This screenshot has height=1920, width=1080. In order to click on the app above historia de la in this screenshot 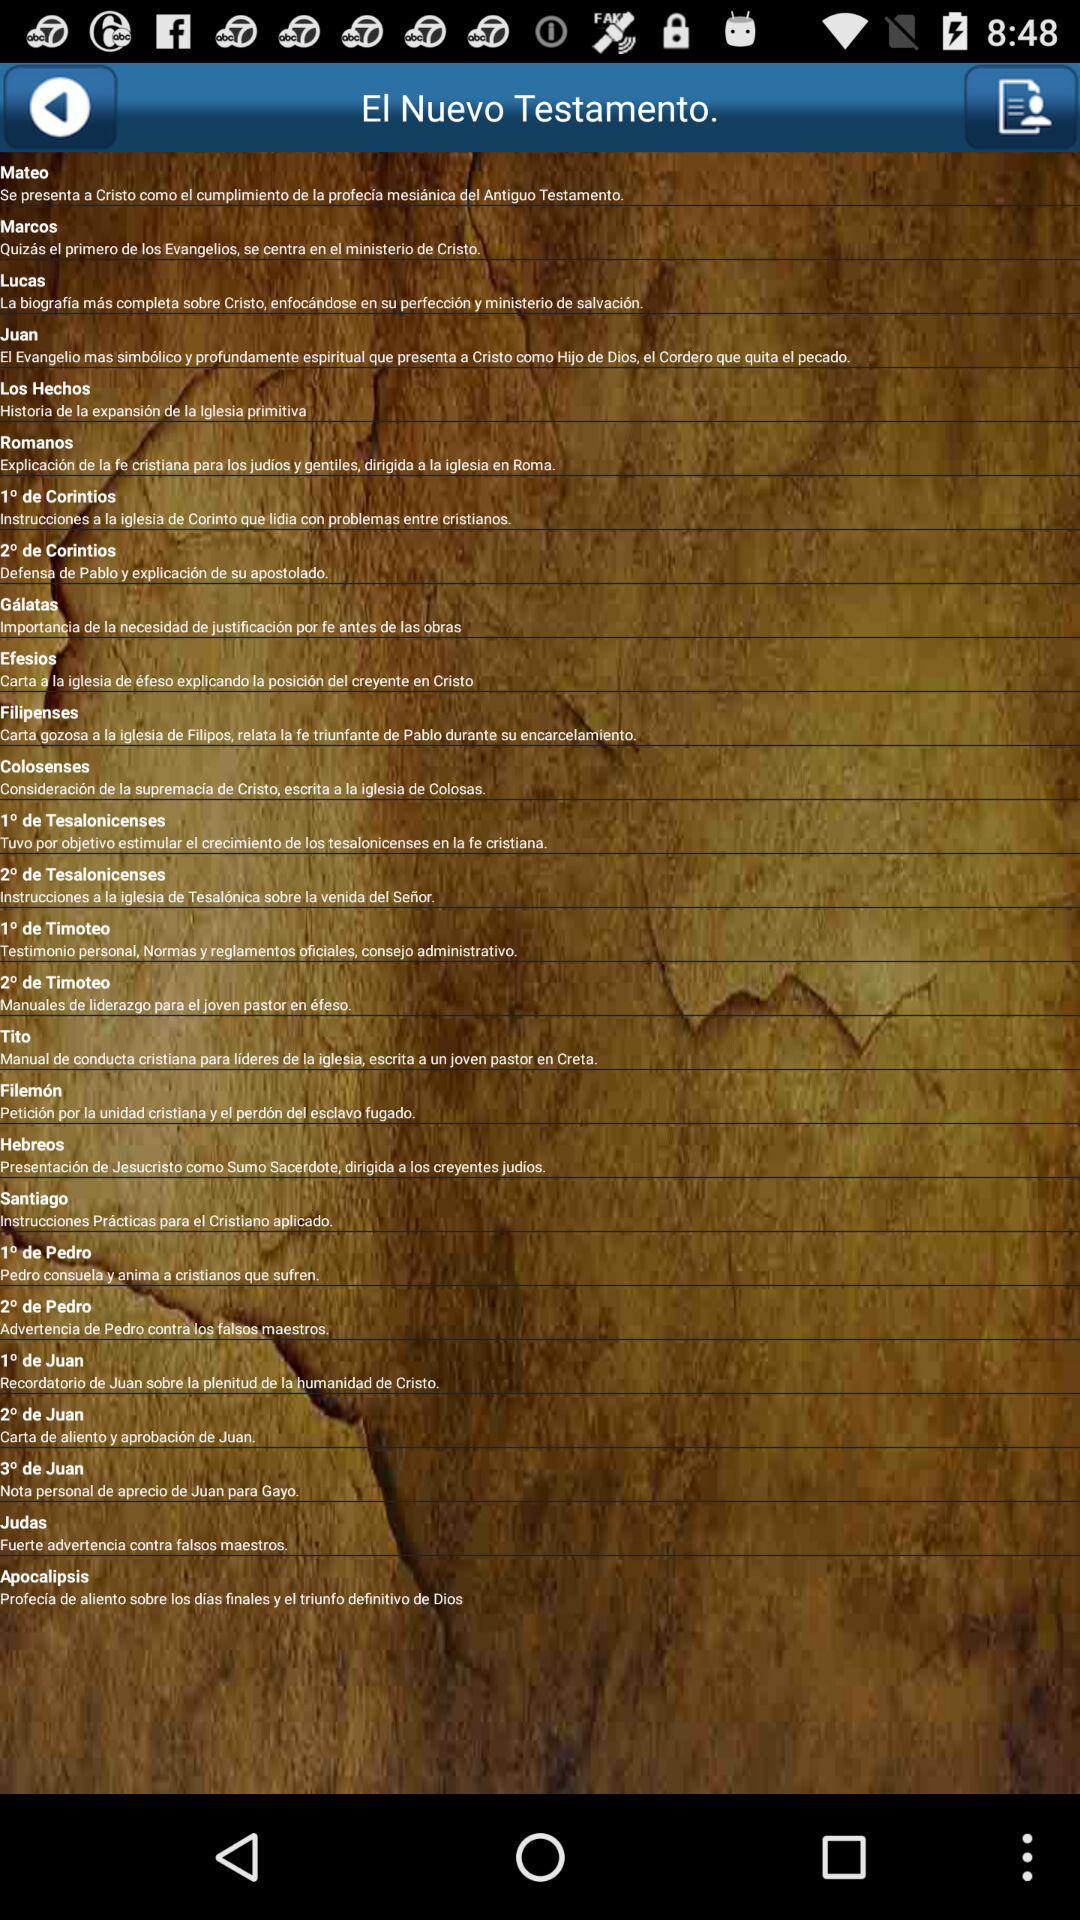, I will do `click(540, 384)`.